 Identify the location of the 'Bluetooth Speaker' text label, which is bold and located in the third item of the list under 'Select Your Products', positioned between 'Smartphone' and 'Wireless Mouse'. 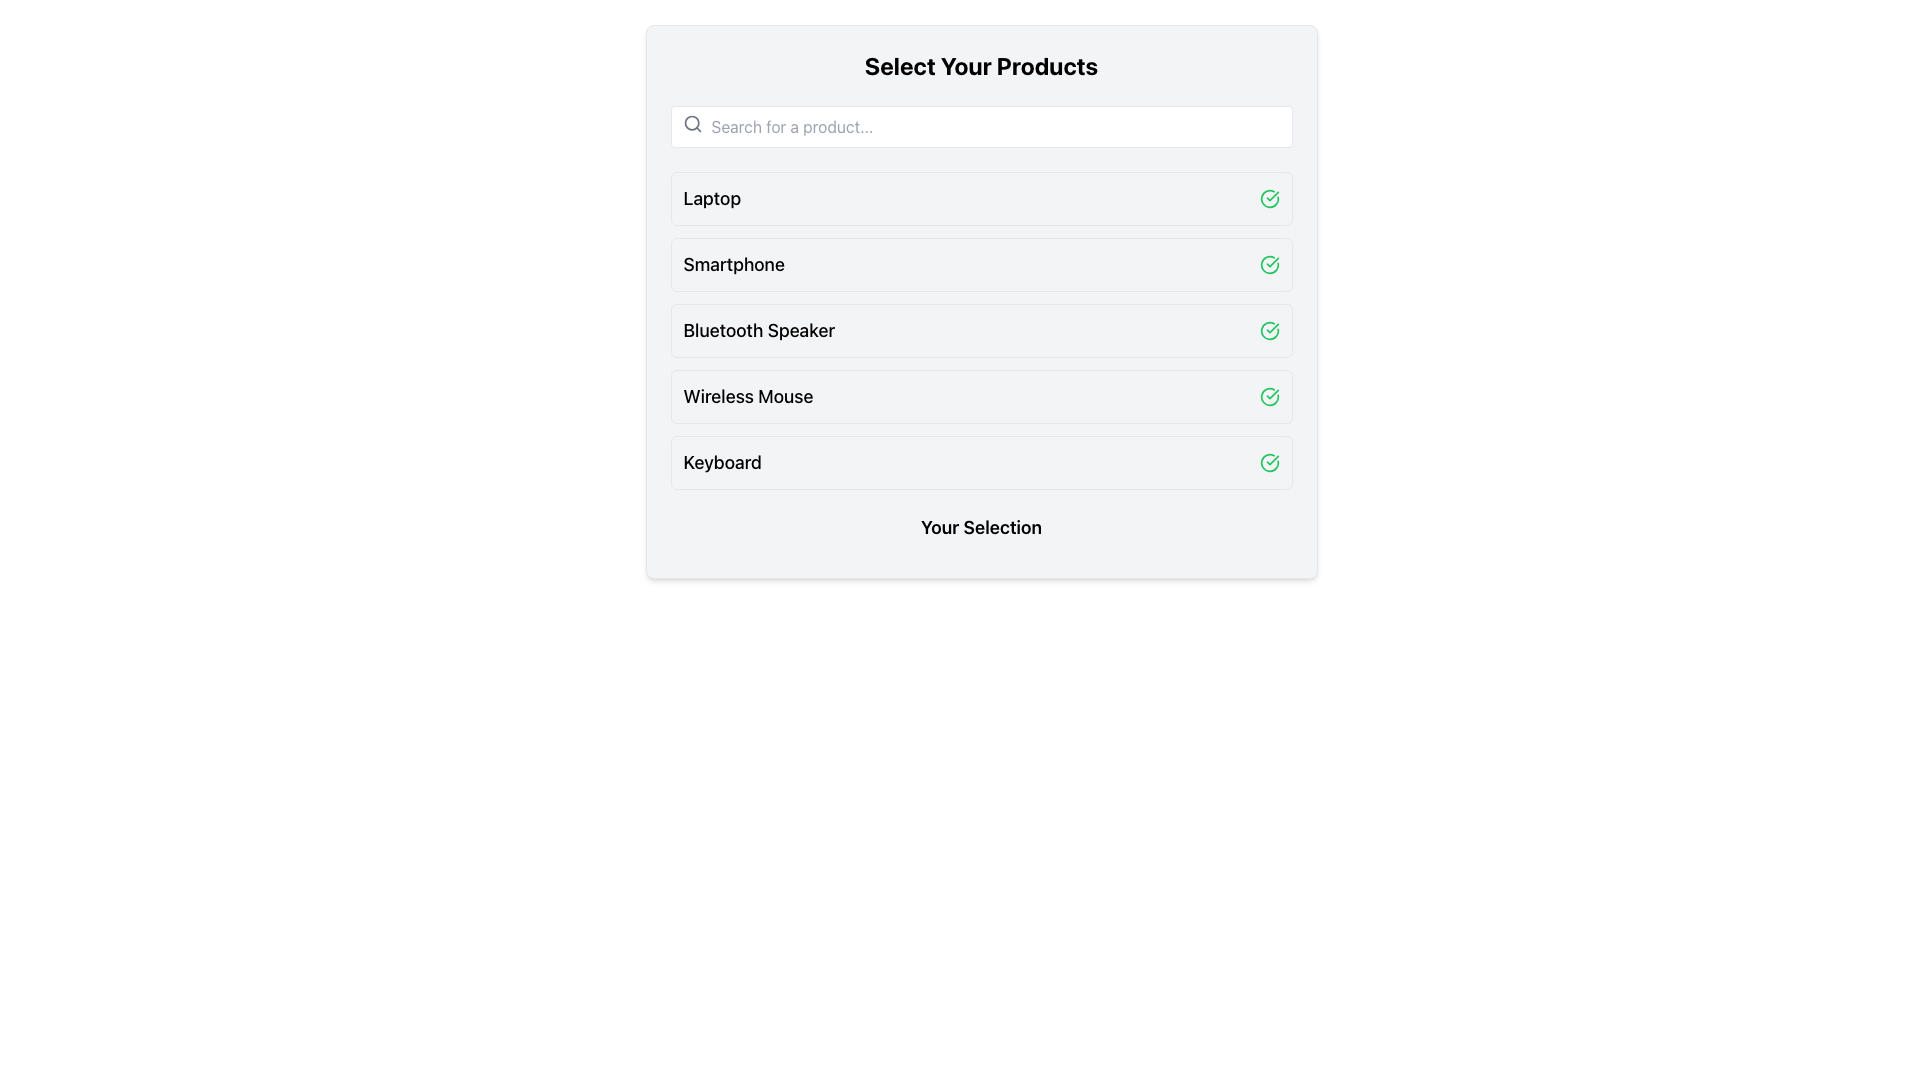
(758, 330).